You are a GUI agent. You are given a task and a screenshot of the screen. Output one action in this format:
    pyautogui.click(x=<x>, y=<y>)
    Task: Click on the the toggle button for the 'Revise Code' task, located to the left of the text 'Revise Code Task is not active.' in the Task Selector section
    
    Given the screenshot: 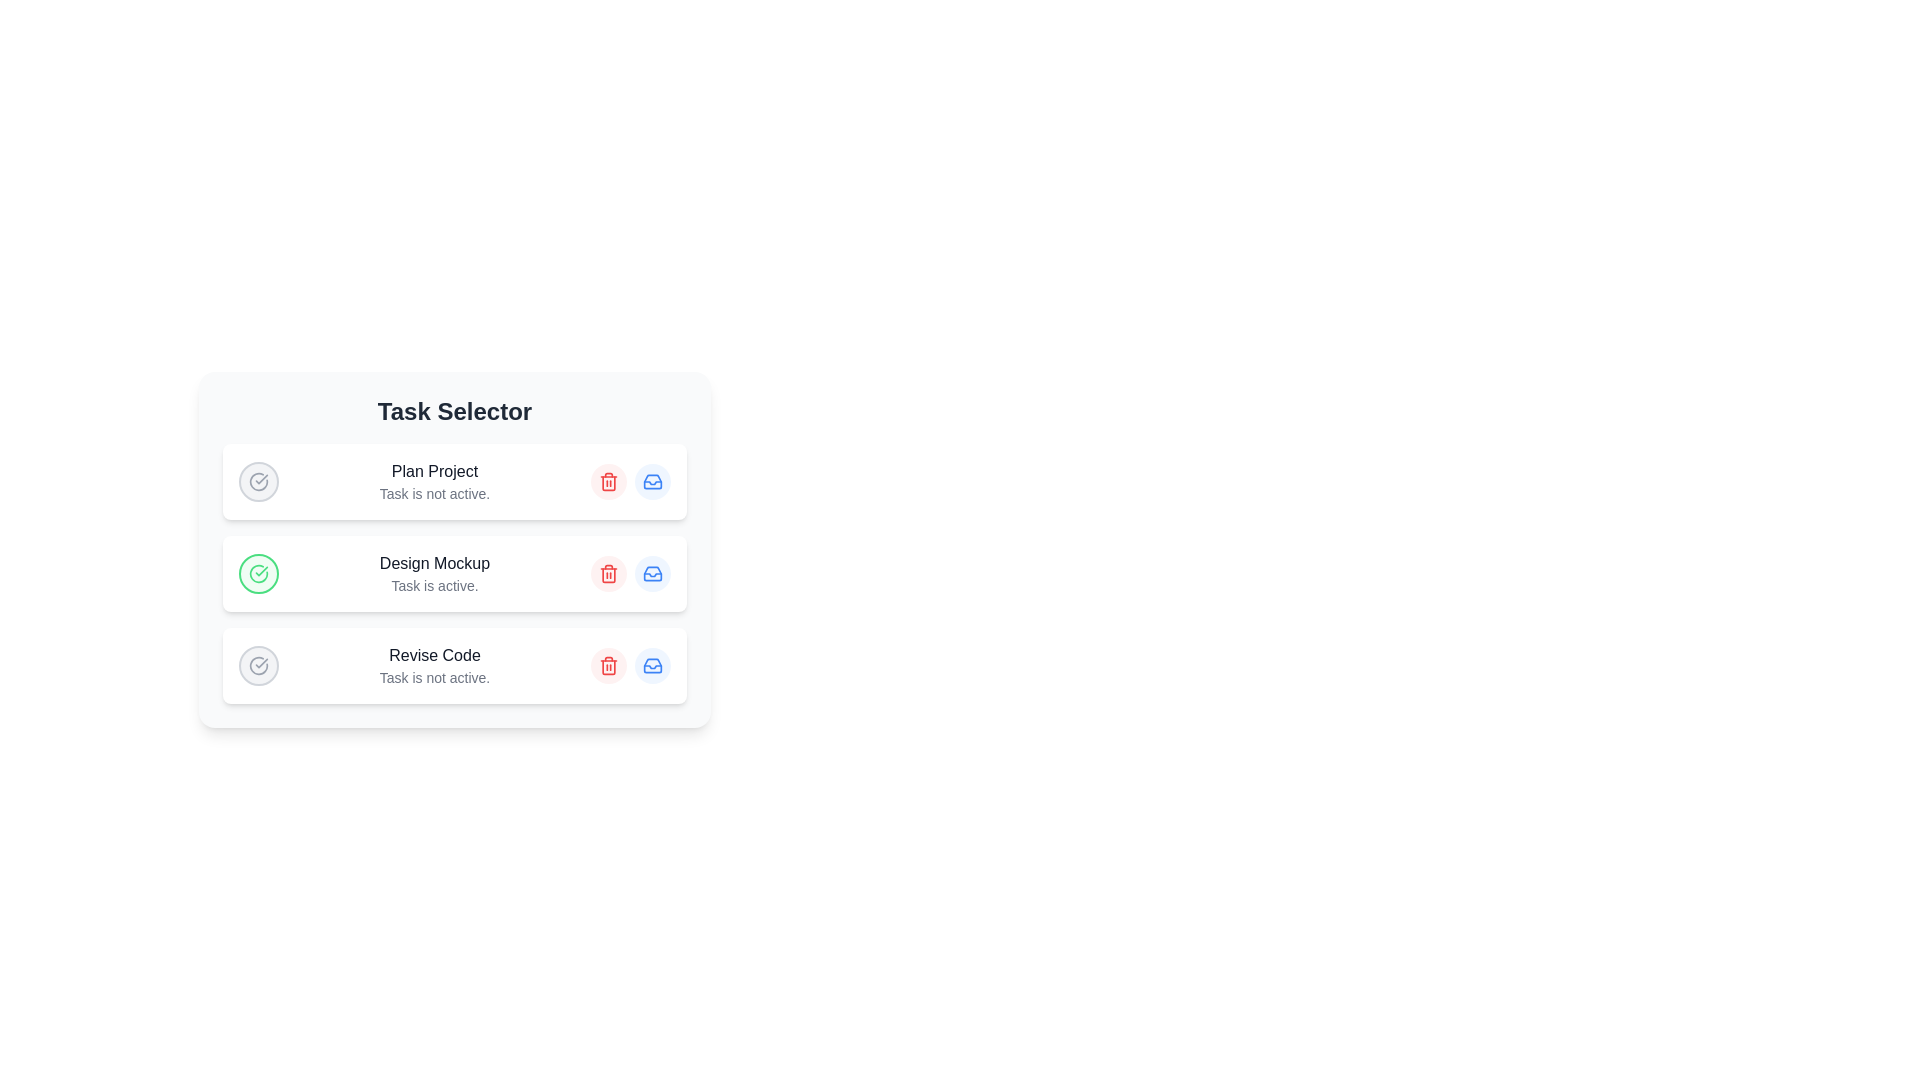 What is the action you would take?
    pyautogui.click(x=258, y=666)
    